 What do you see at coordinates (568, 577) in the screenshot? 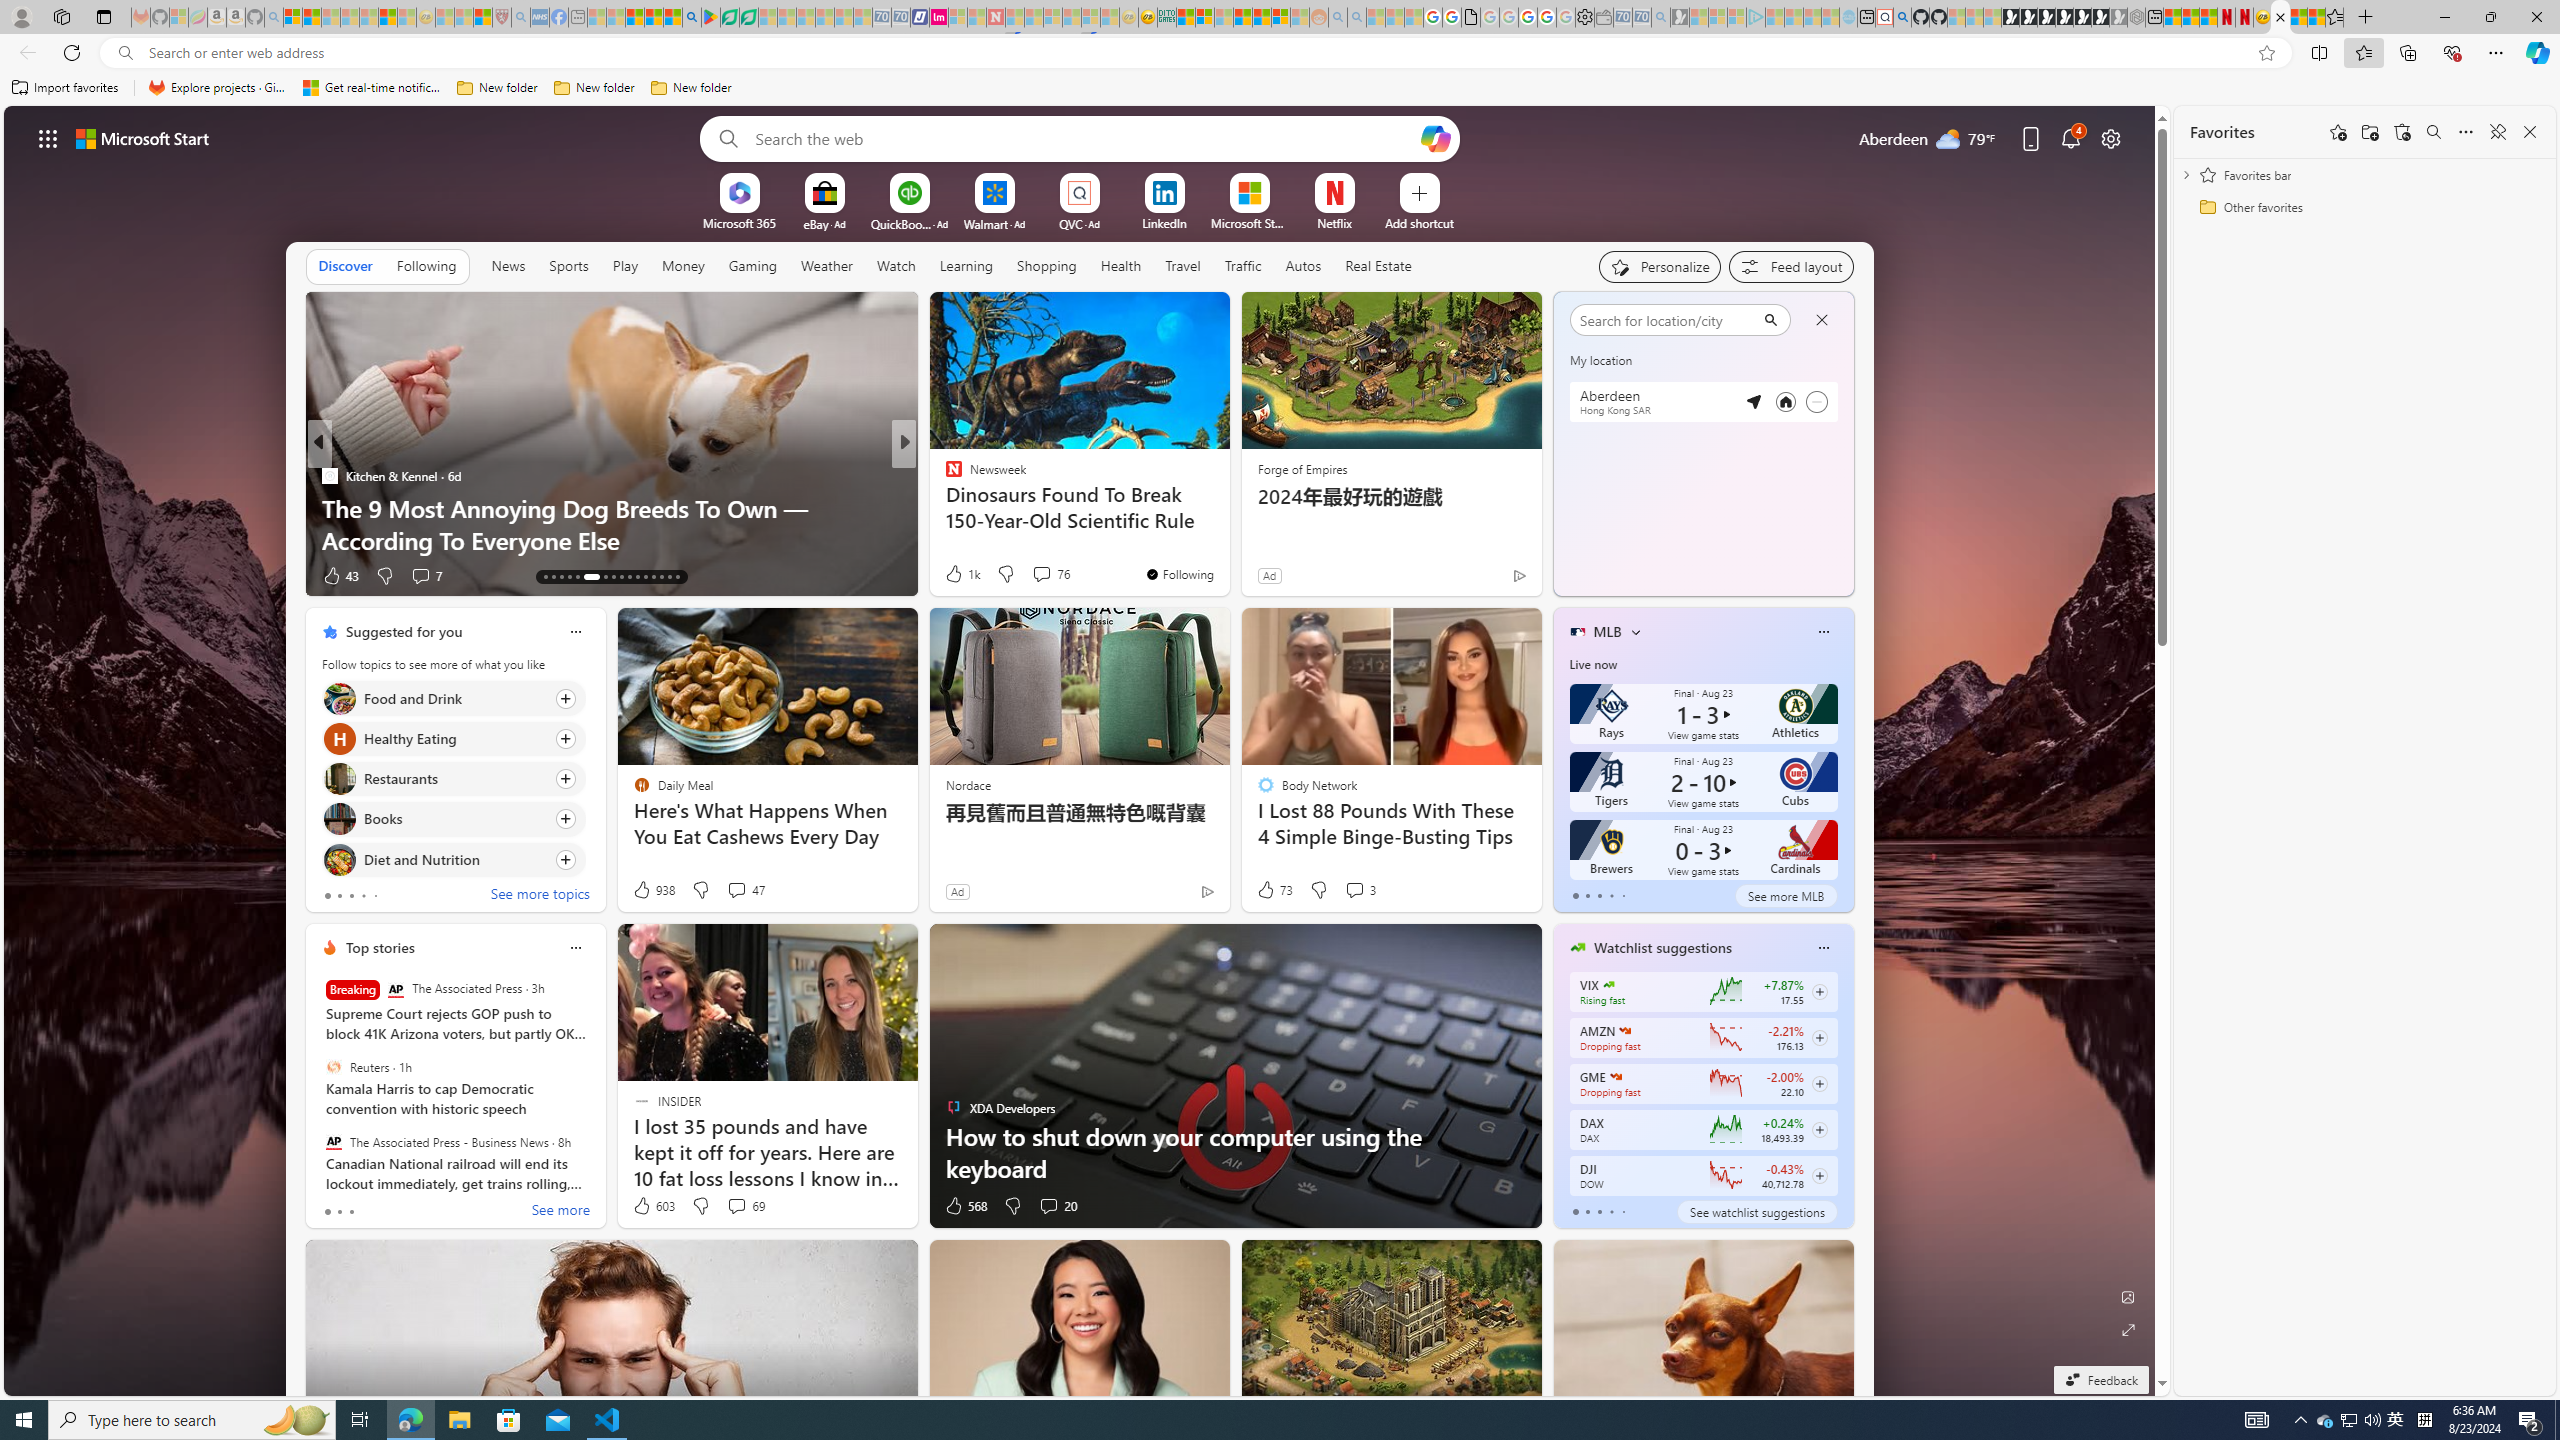
I see `'AutomationID: tab-16'` at bounding box center [568, 577].